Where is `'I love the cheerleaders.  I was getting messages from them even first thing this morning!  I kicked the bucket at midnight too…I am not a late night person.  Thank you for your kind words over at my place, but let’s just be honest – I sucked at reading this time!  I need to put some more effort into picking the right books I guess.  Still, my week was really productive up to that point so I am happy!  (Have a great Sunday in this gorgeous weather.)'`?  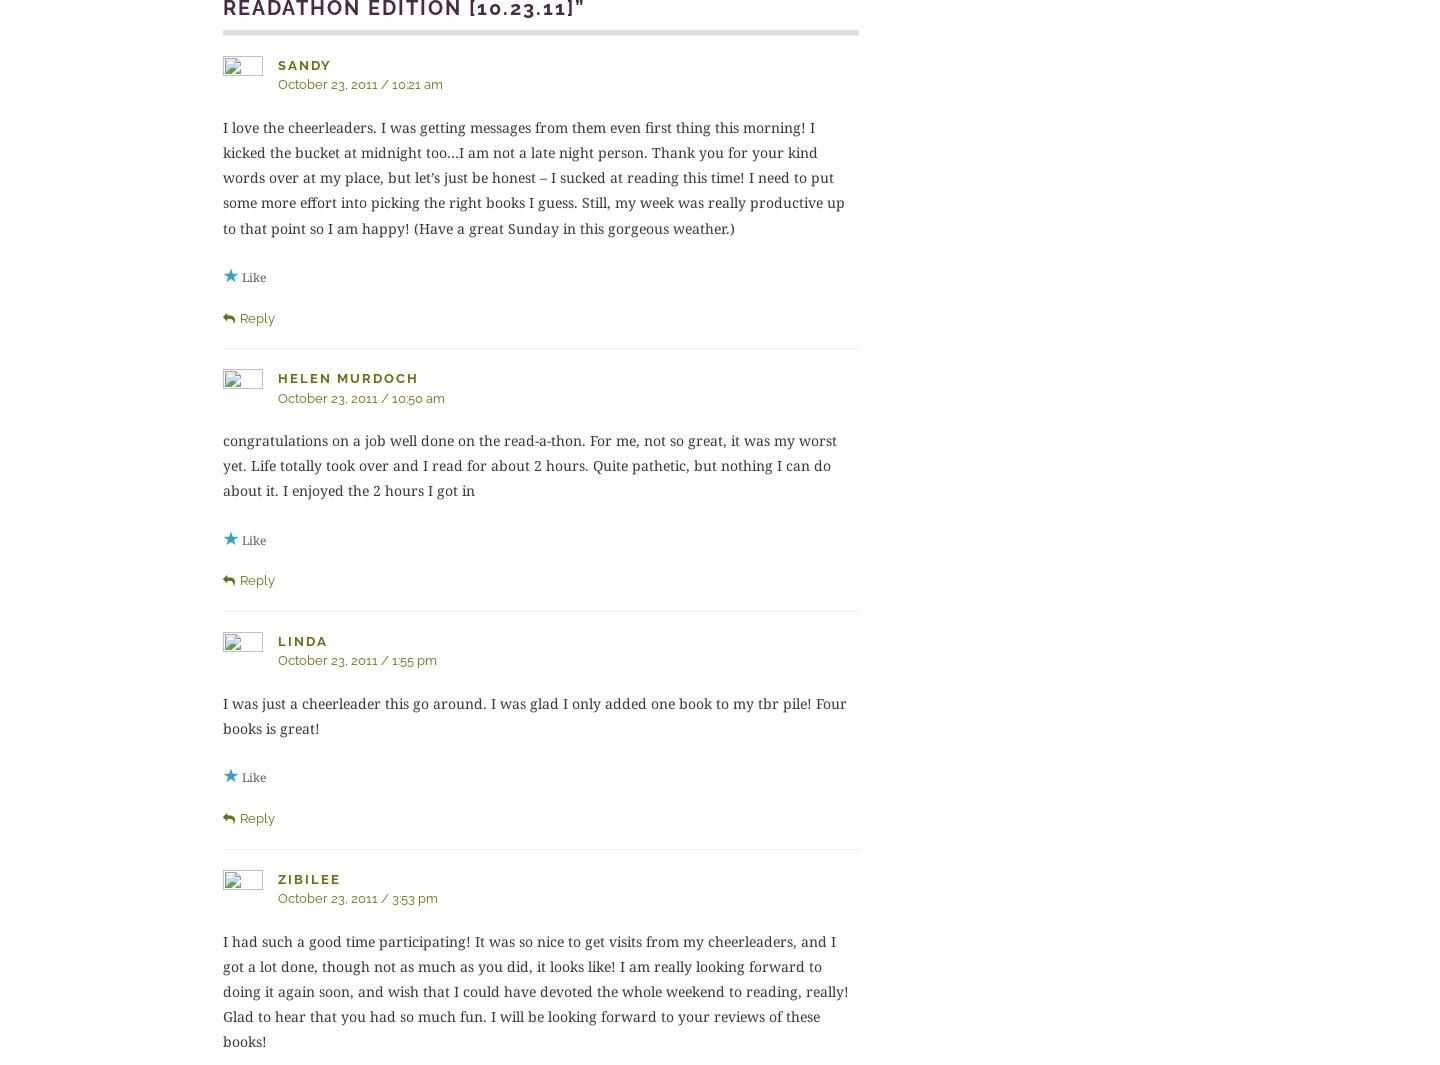
'I love the cheerleaders.  I was getting messages from them even first thing this morning!  I kicked the bucket at midnight too…I am not a late night person.  Thank you for your kind words over at my place, but let’s just be honest – I sucked at reading this time!  I need to put some more effort into picking the right books I guess.  Still, my week was really productive up to that point so I am happy!  (Have a great Sunday in this gorgeous weather.)' is located at coordinates (532, 176).